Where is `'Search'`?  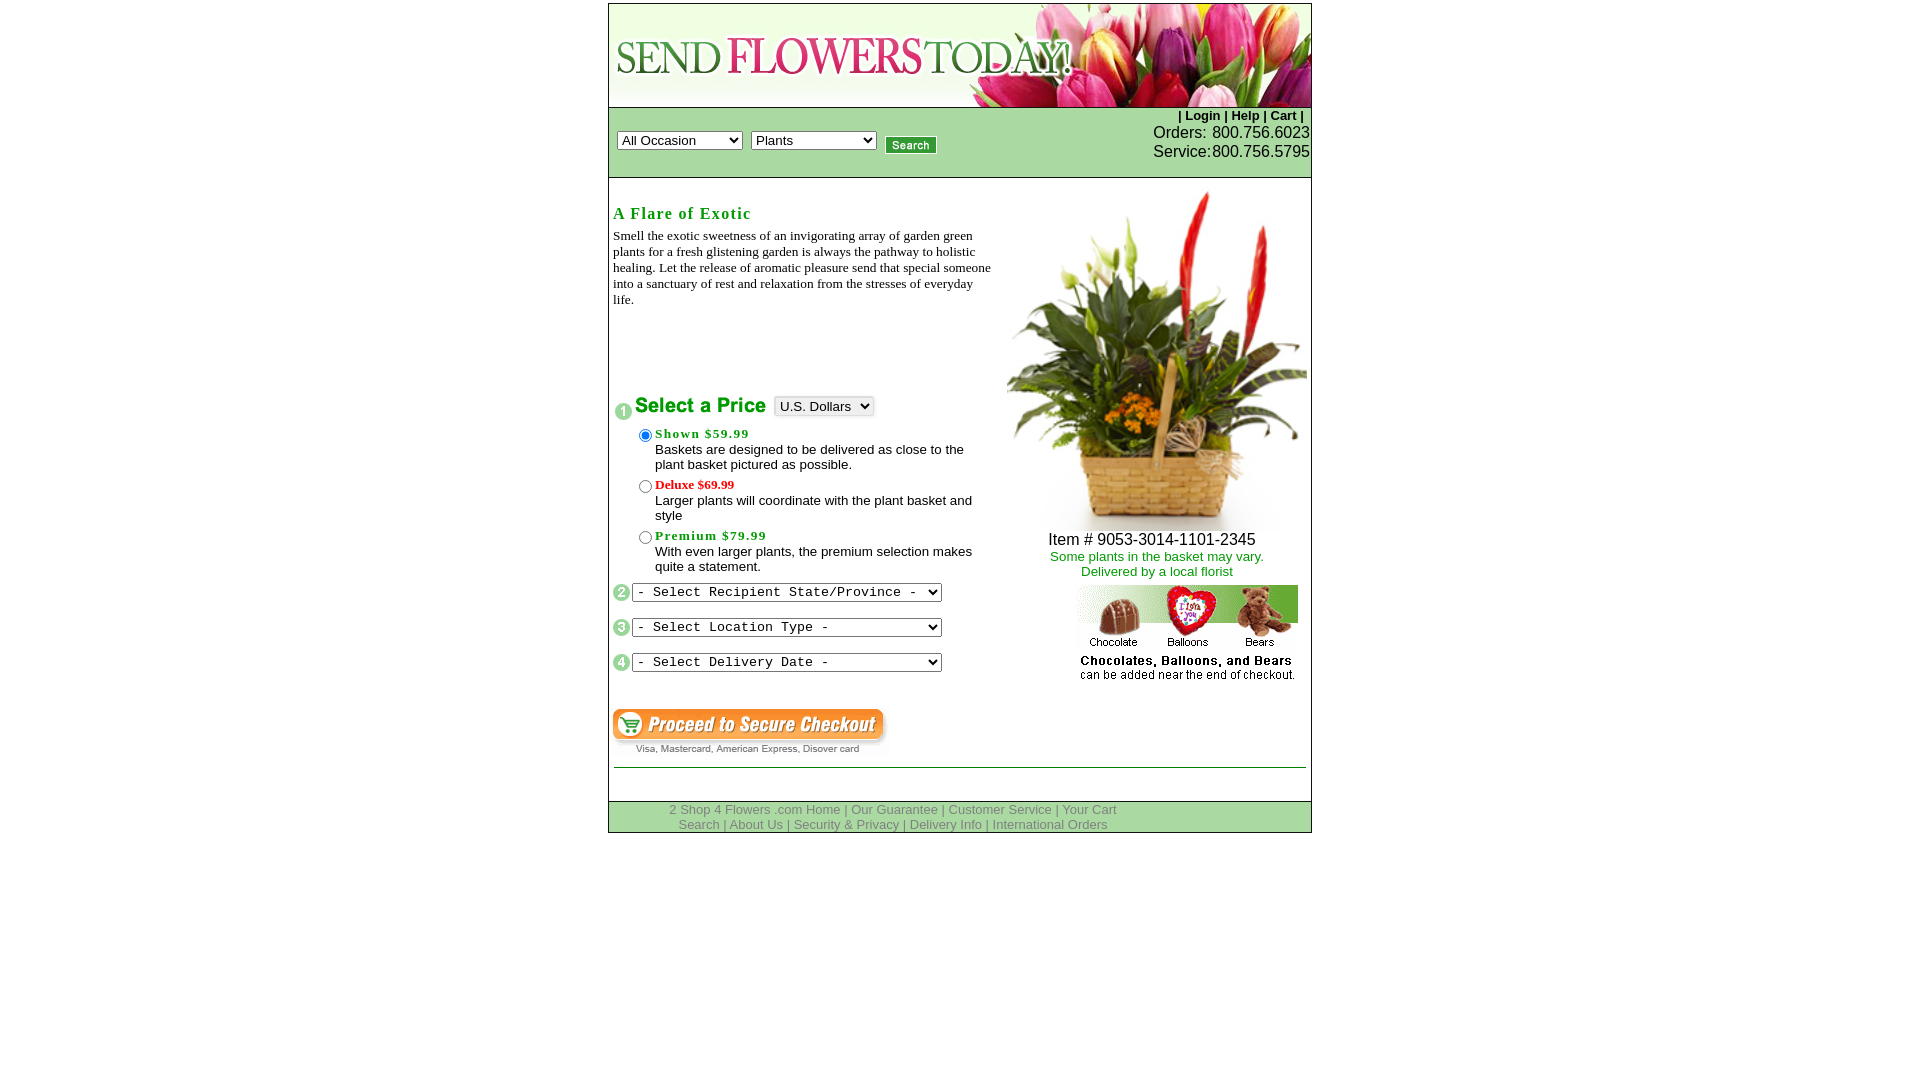
'Search' is located at coordinates (698, 824).